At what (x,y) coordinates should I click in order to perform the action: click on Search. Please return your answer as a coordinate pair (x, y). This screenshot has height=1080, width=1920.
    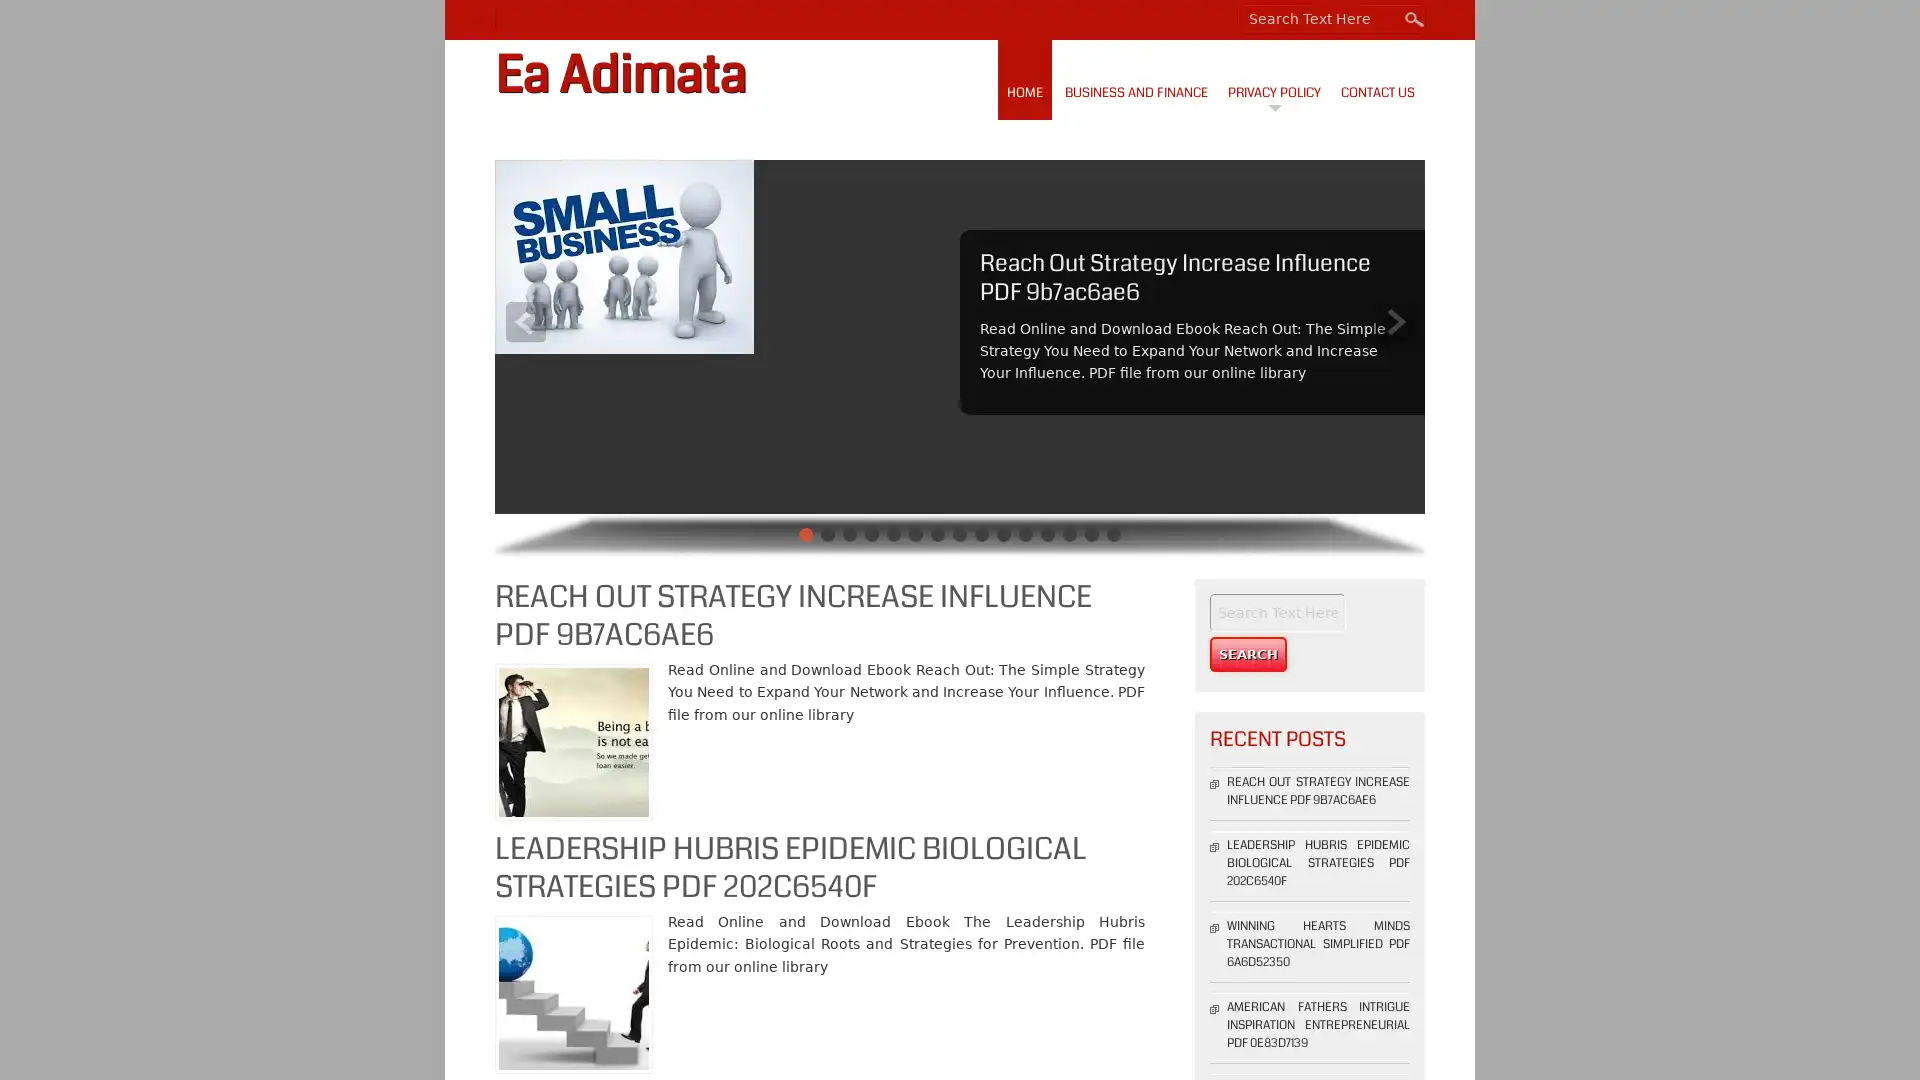
    Looking at the image, I should click on (1247, 654).